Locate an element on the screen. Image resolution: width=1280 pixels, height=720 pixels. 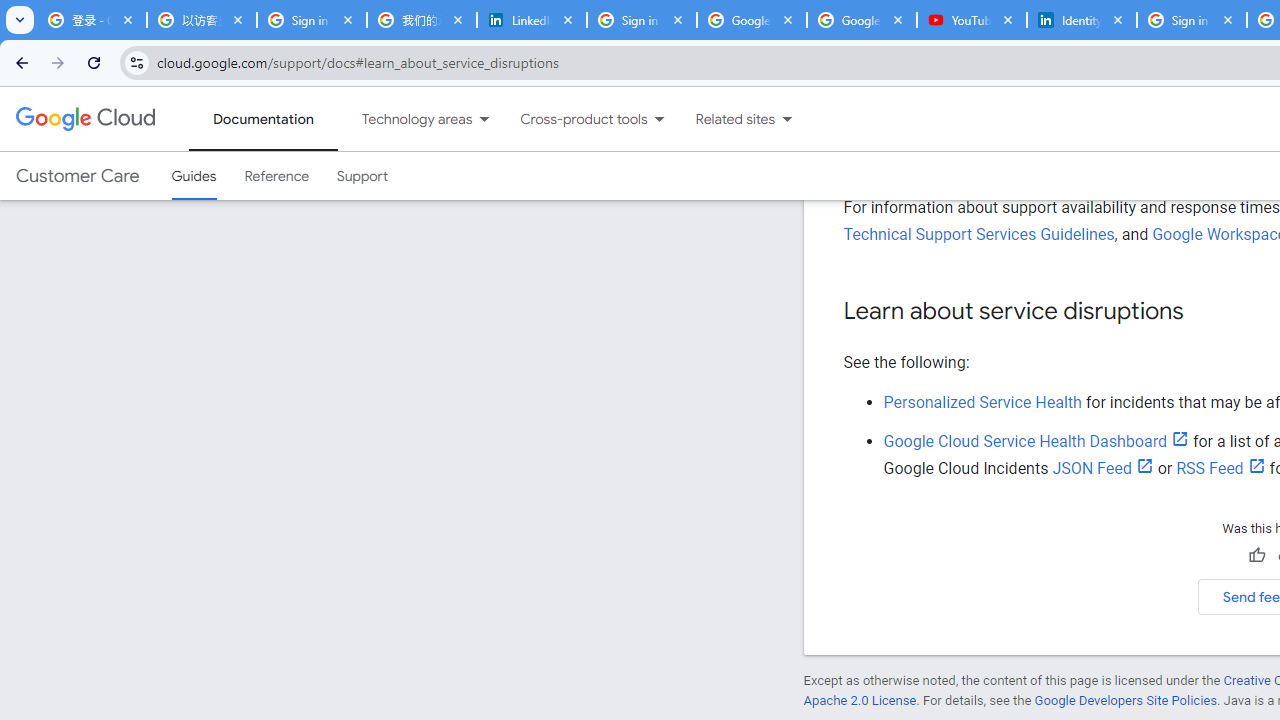
'Dropdown menu for Technology areas' is located at coordinates (484, 119).